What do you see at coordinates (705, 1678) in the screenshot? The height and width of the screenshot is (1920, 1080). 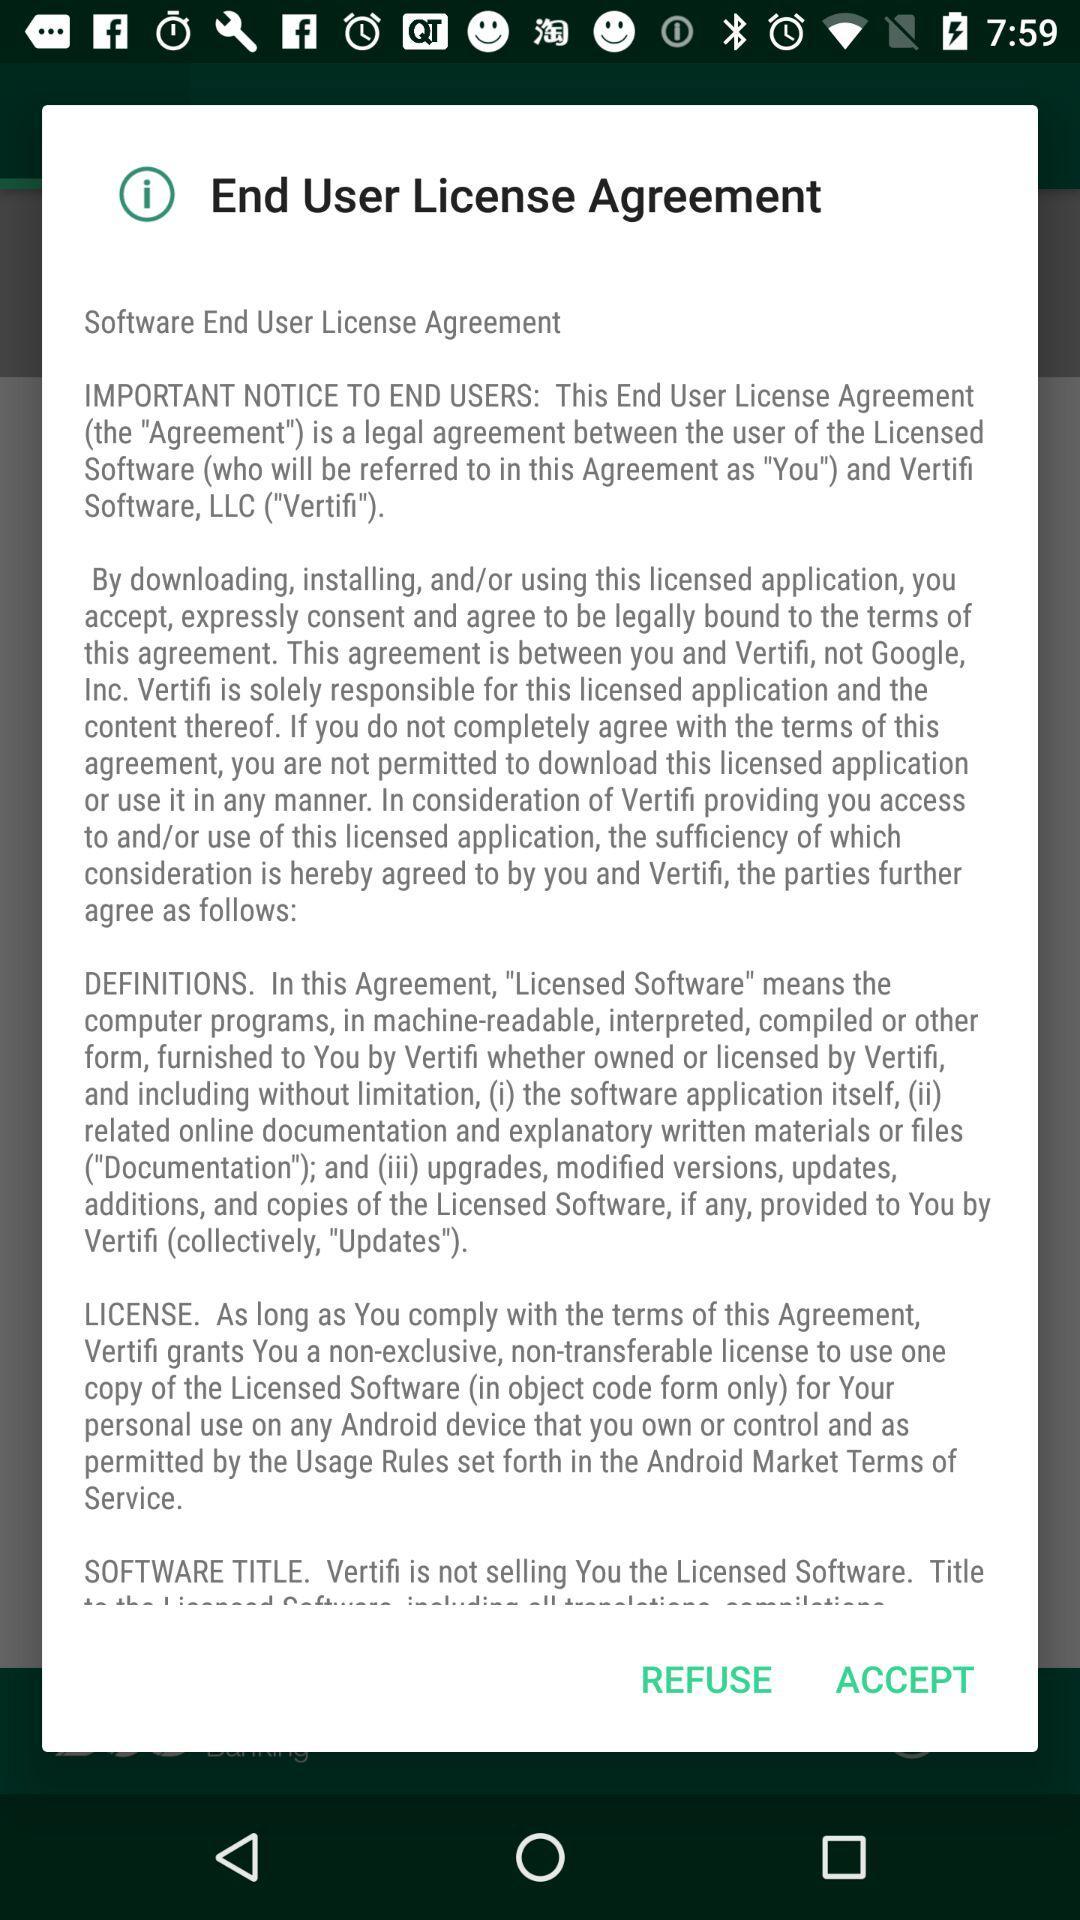 I see `refuse item` at bounding box center [705, 1678].